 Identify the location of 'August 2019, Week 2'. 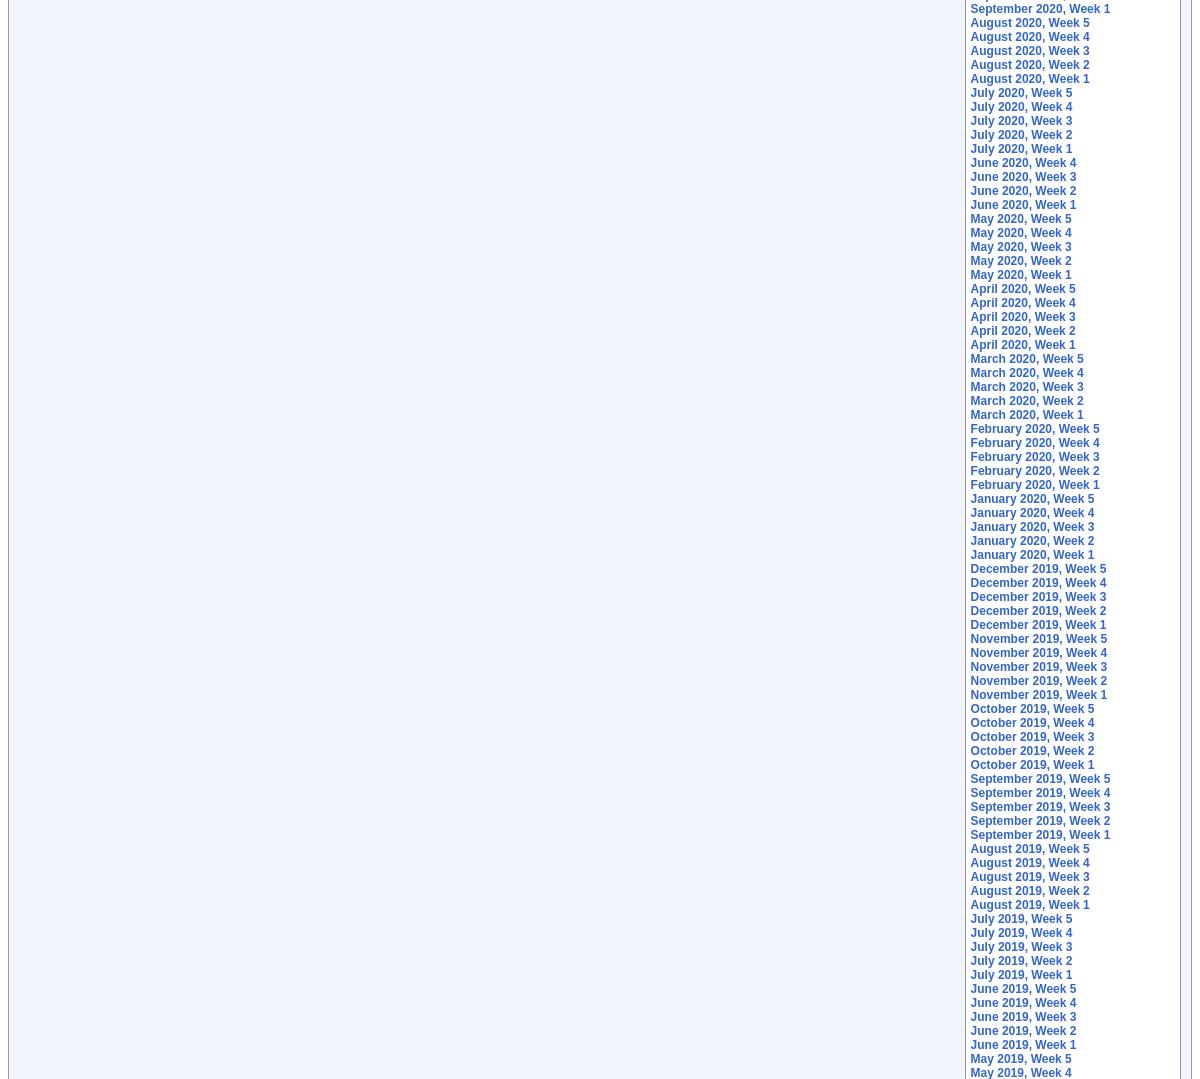
(1029, 890).